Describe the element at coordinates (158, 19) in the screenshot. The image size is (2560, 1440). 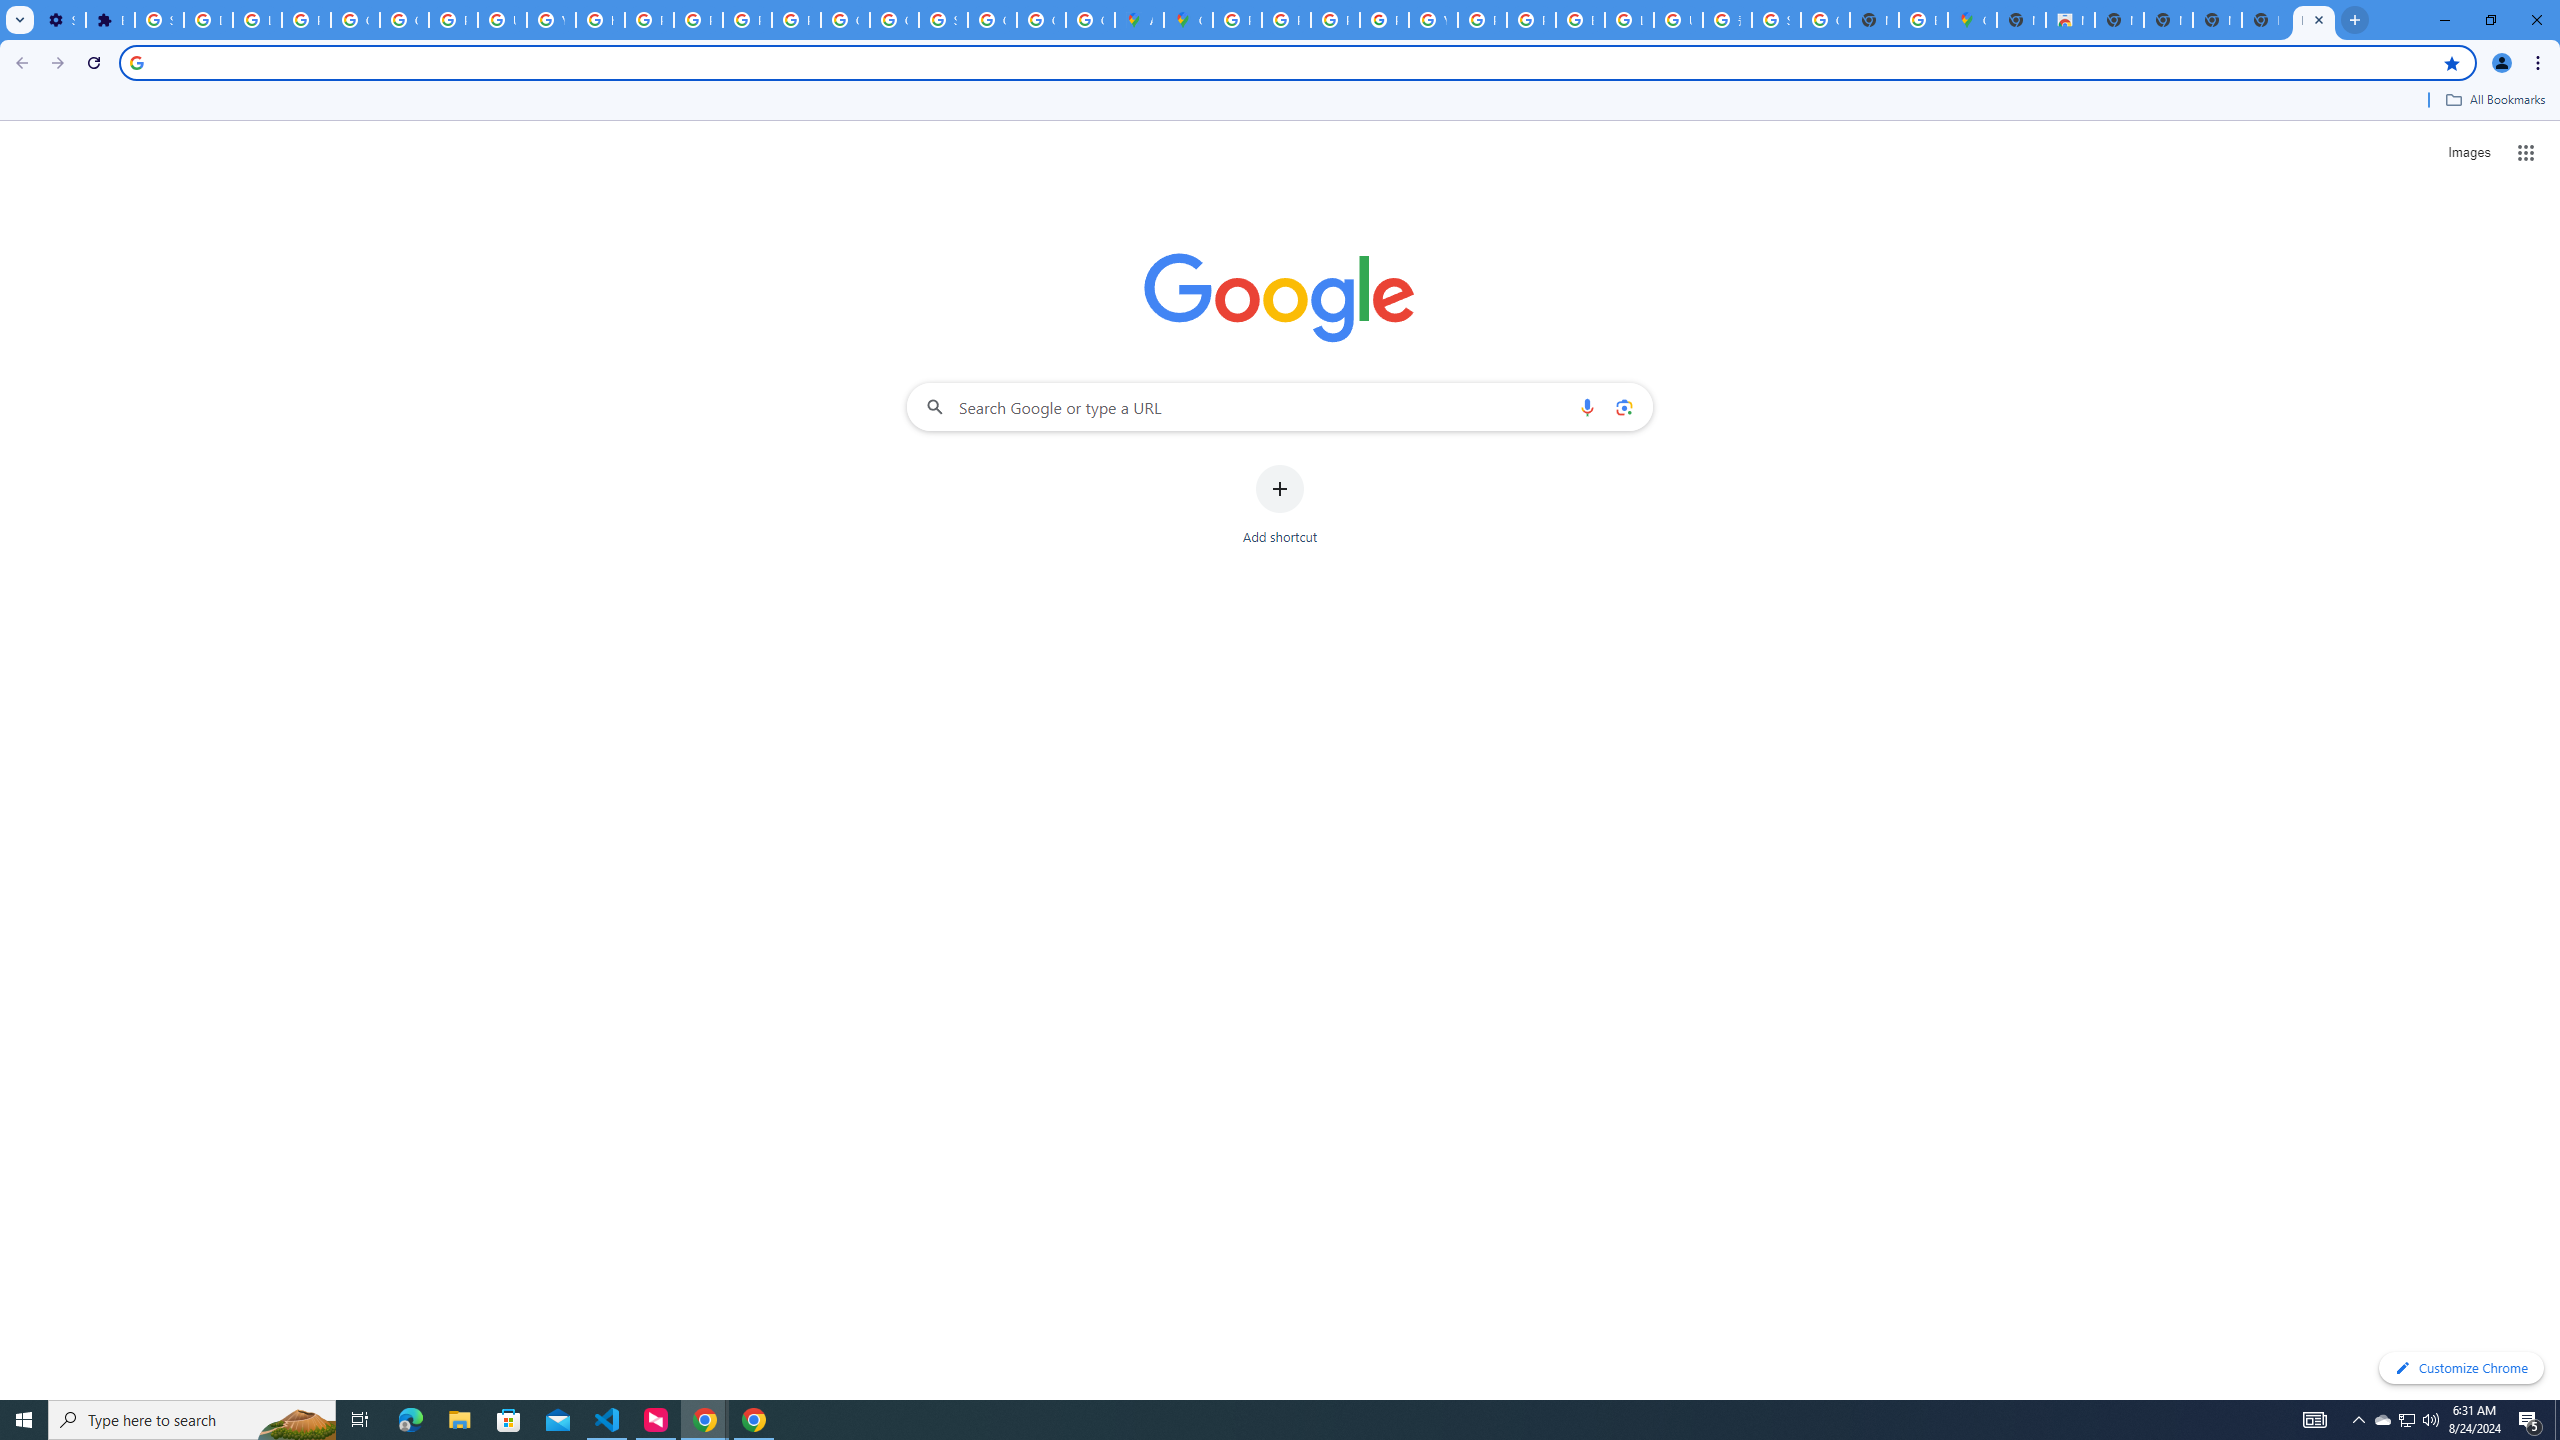
I see `'Sign in - Google Accounts'` at that location.